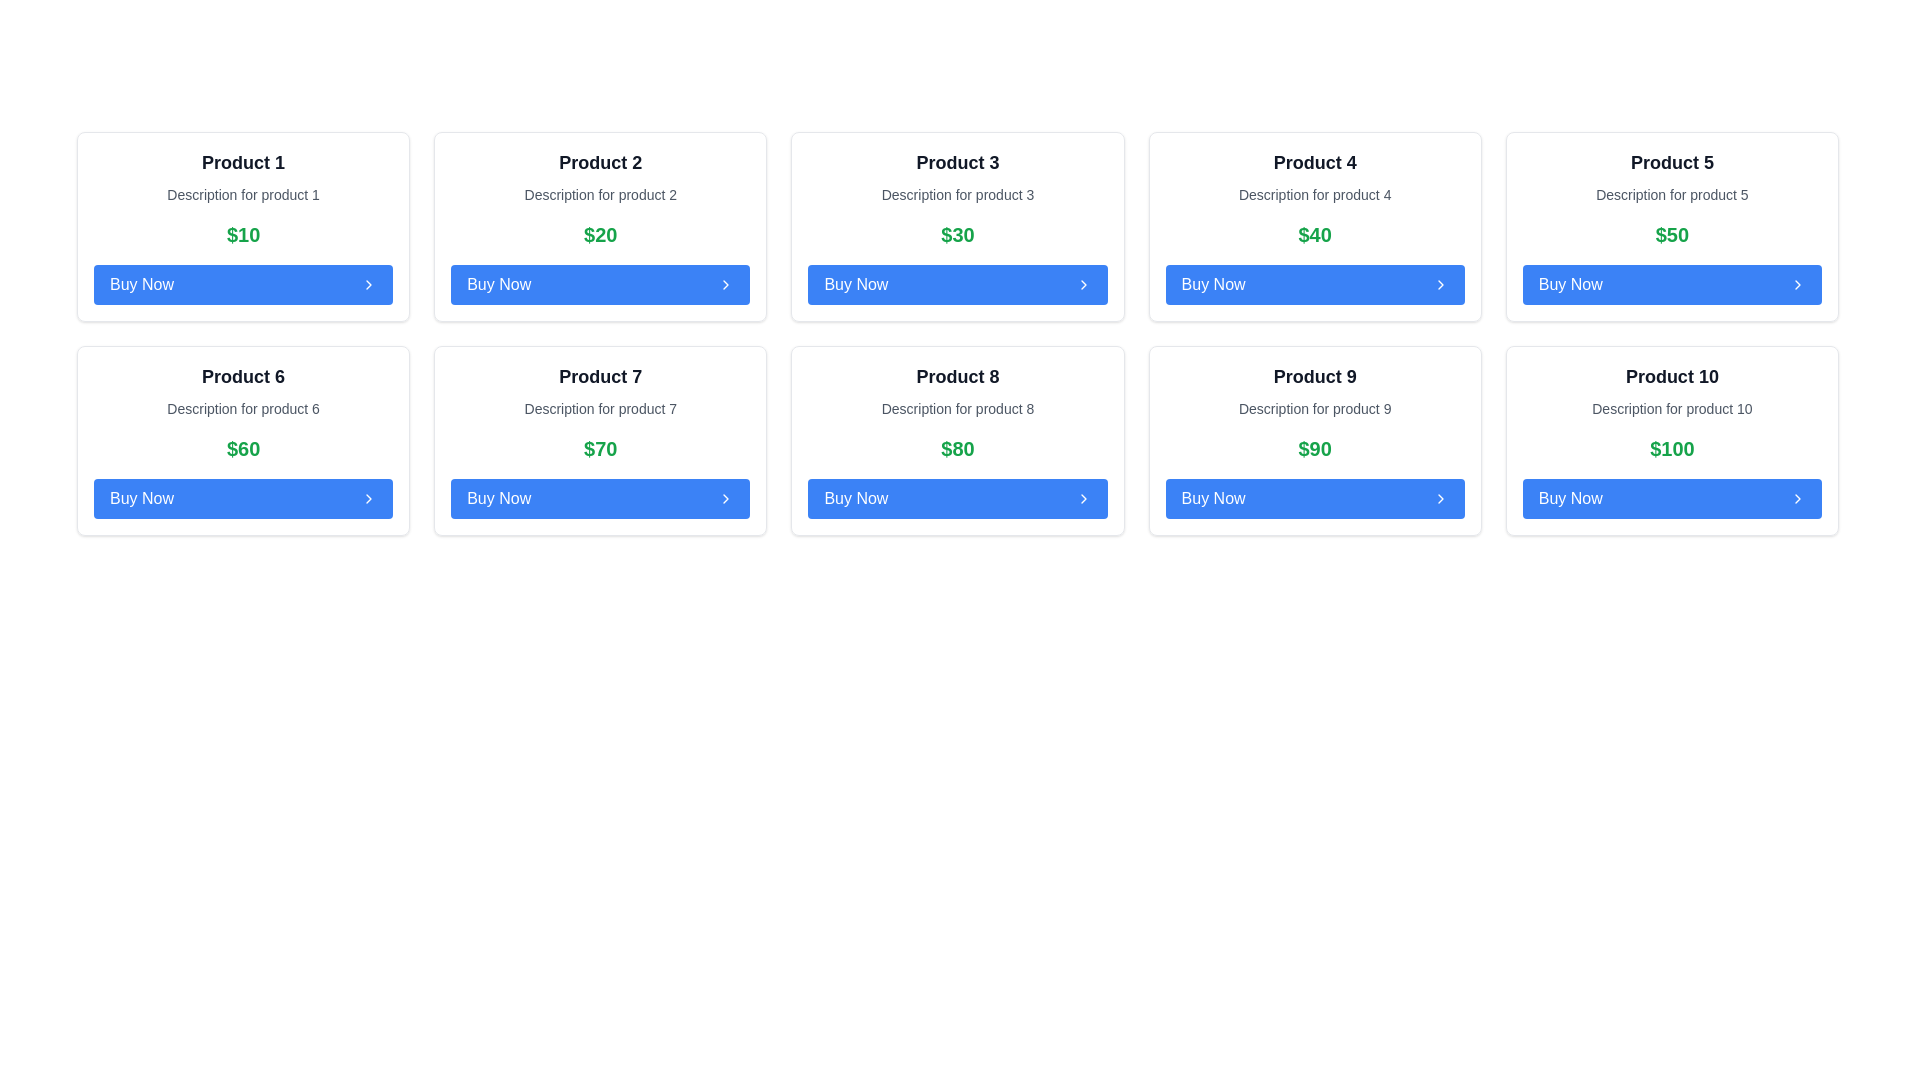 This screenshot has width=1920, height=1080. What do you see at coordinates (957, 497) in the screenshot?
I see `the 'Buy Now' button with a blue background located at the bottom of the eighth product card, beneath the product price '$80'` at bounding box center [957, 497].